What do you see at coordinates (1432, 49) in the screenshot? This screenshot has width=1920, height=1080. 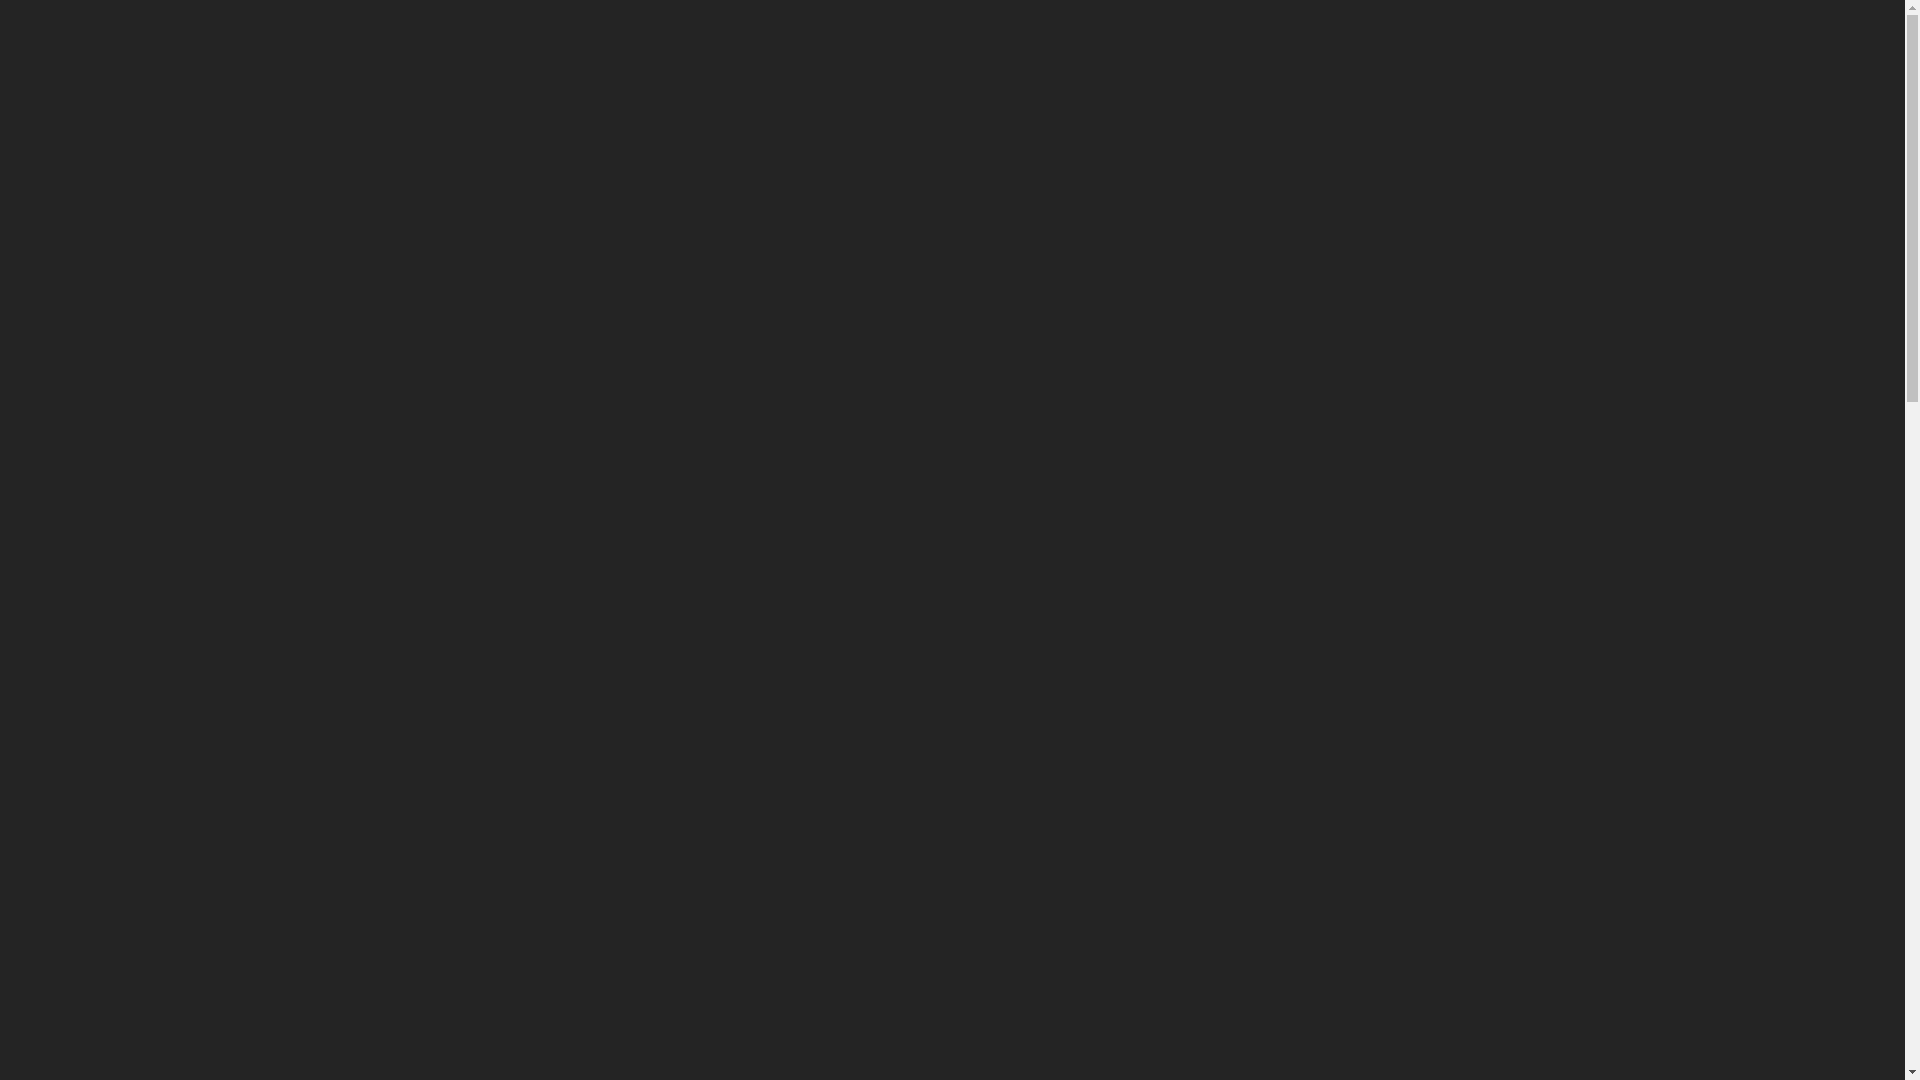 I see `'0417 700 033'` at bounding box center [1432, 49].